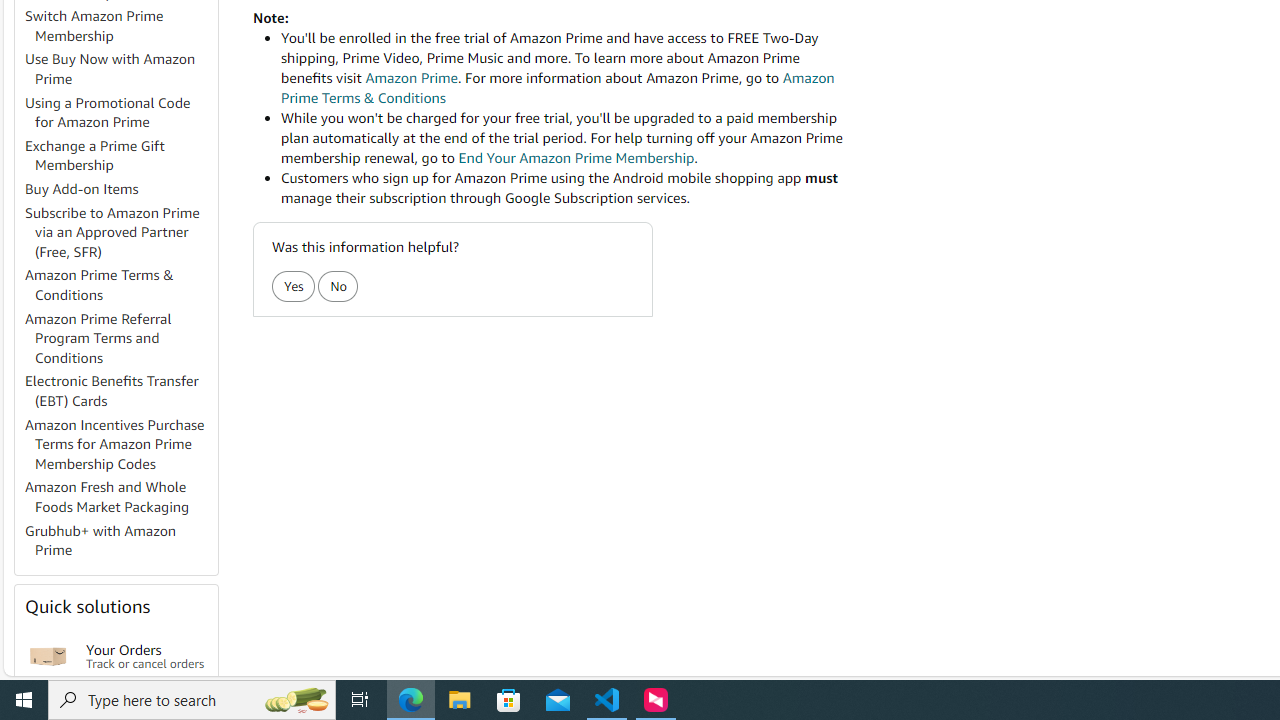  I want to click on 'Amazon Fresh and Whole Foods Market Packaging', so click(106, 496).